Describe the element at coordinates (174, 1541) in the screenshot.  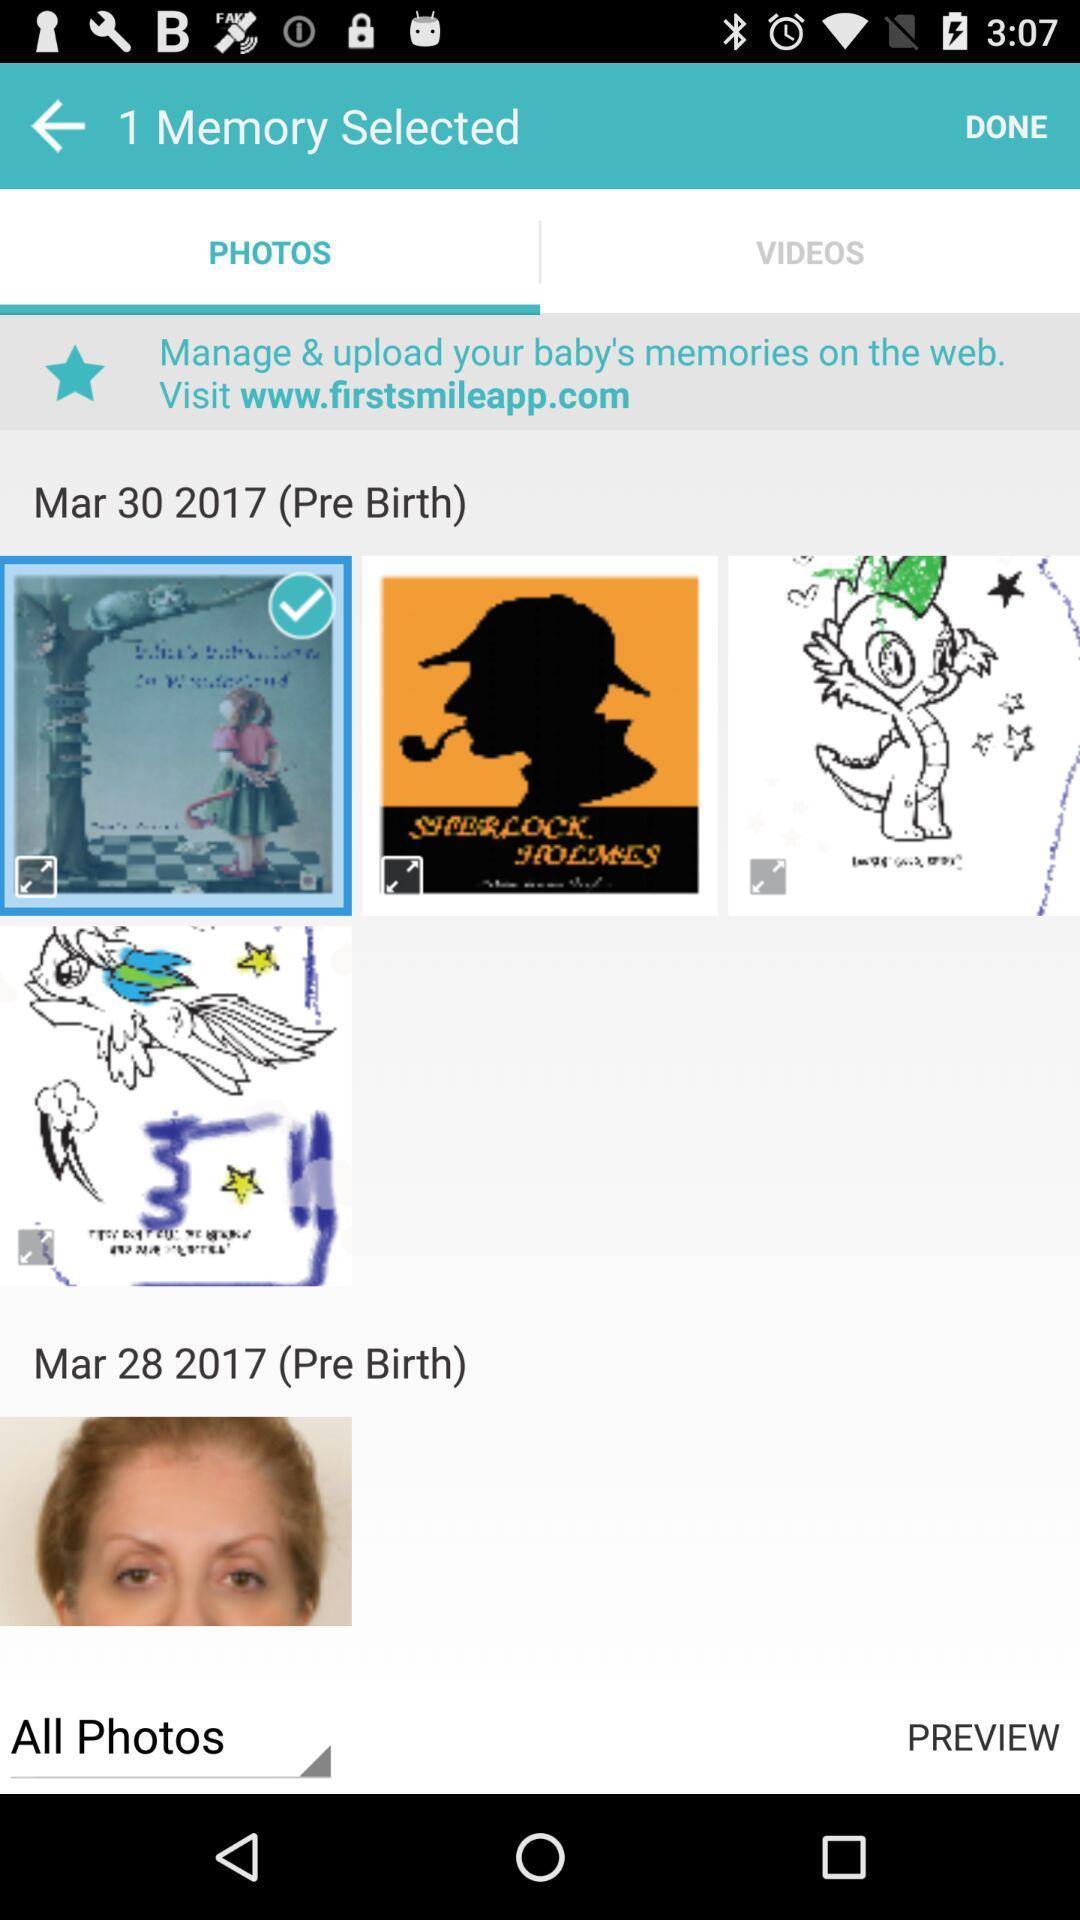
I see `photos` at that location.